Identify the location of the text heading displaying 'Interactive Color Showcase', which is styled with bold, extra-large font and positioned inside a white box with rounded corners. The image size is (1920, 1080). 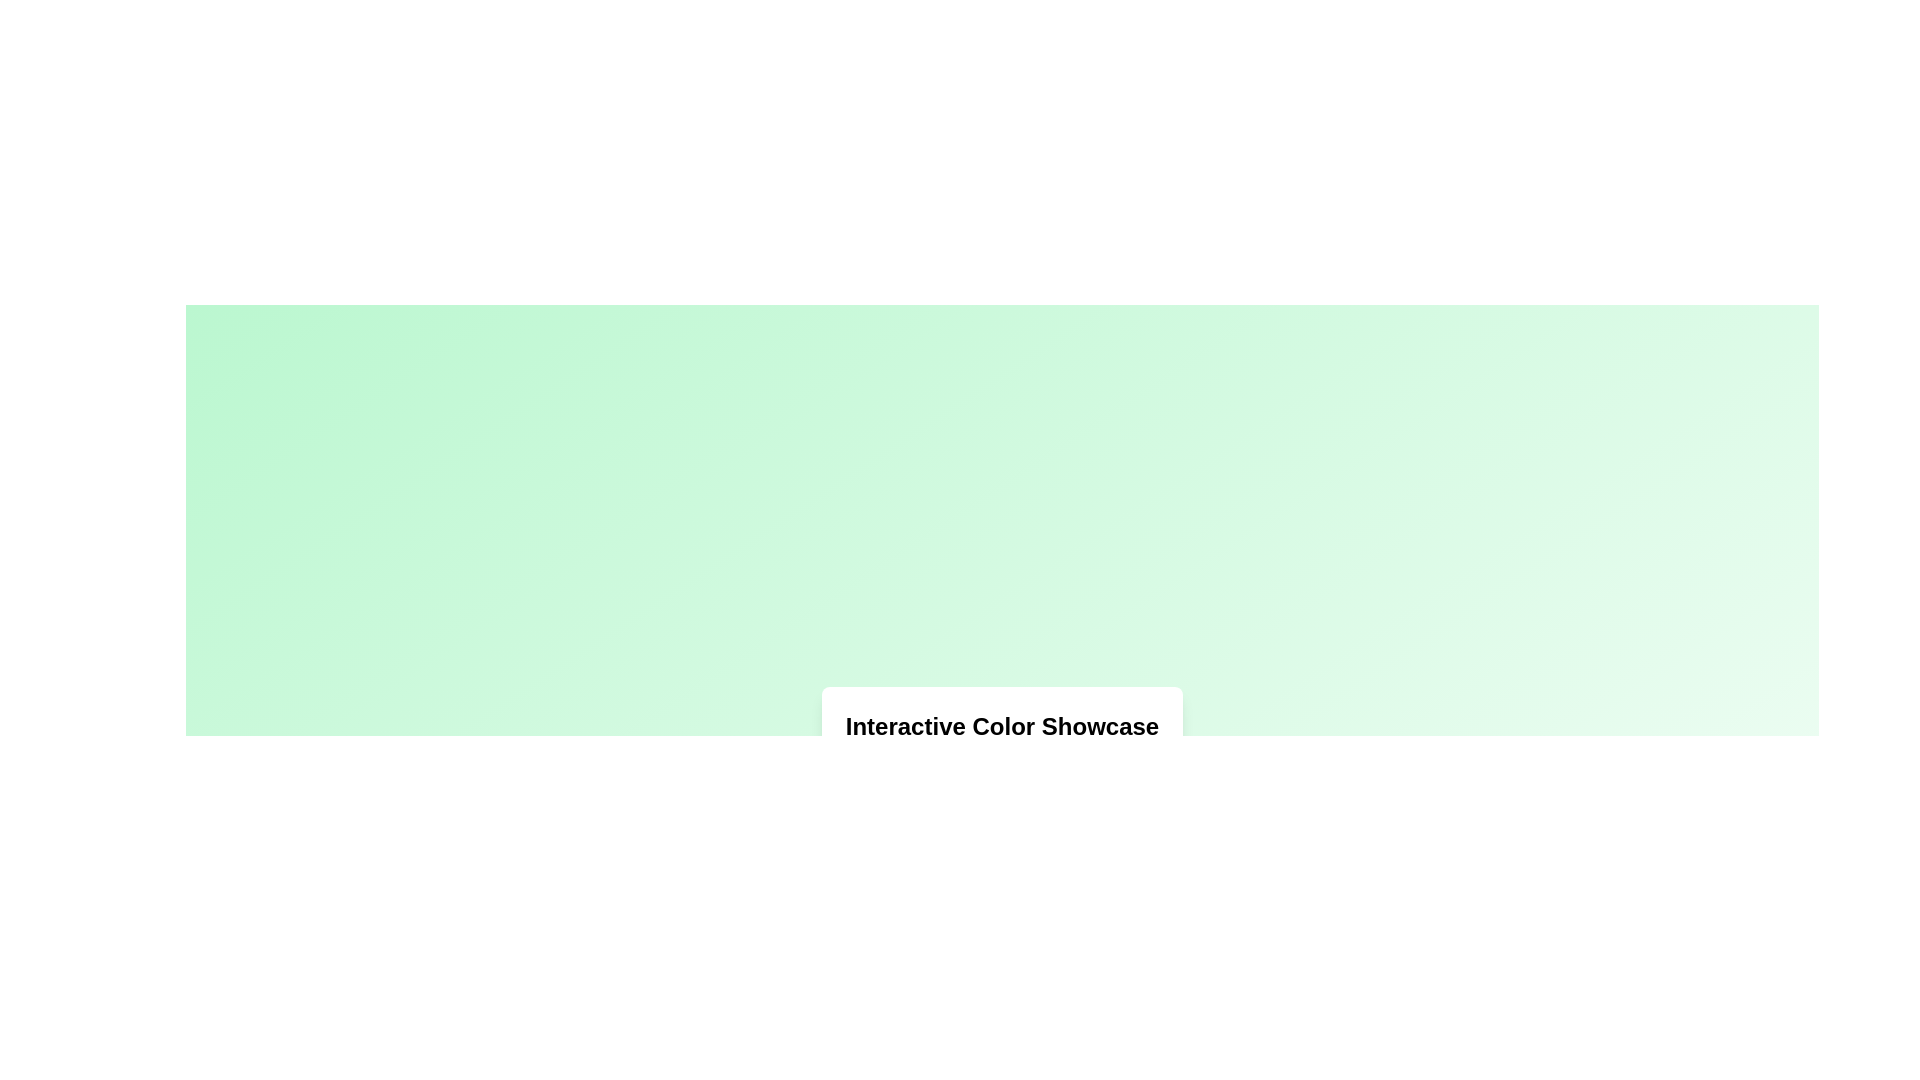
(1002, 726).